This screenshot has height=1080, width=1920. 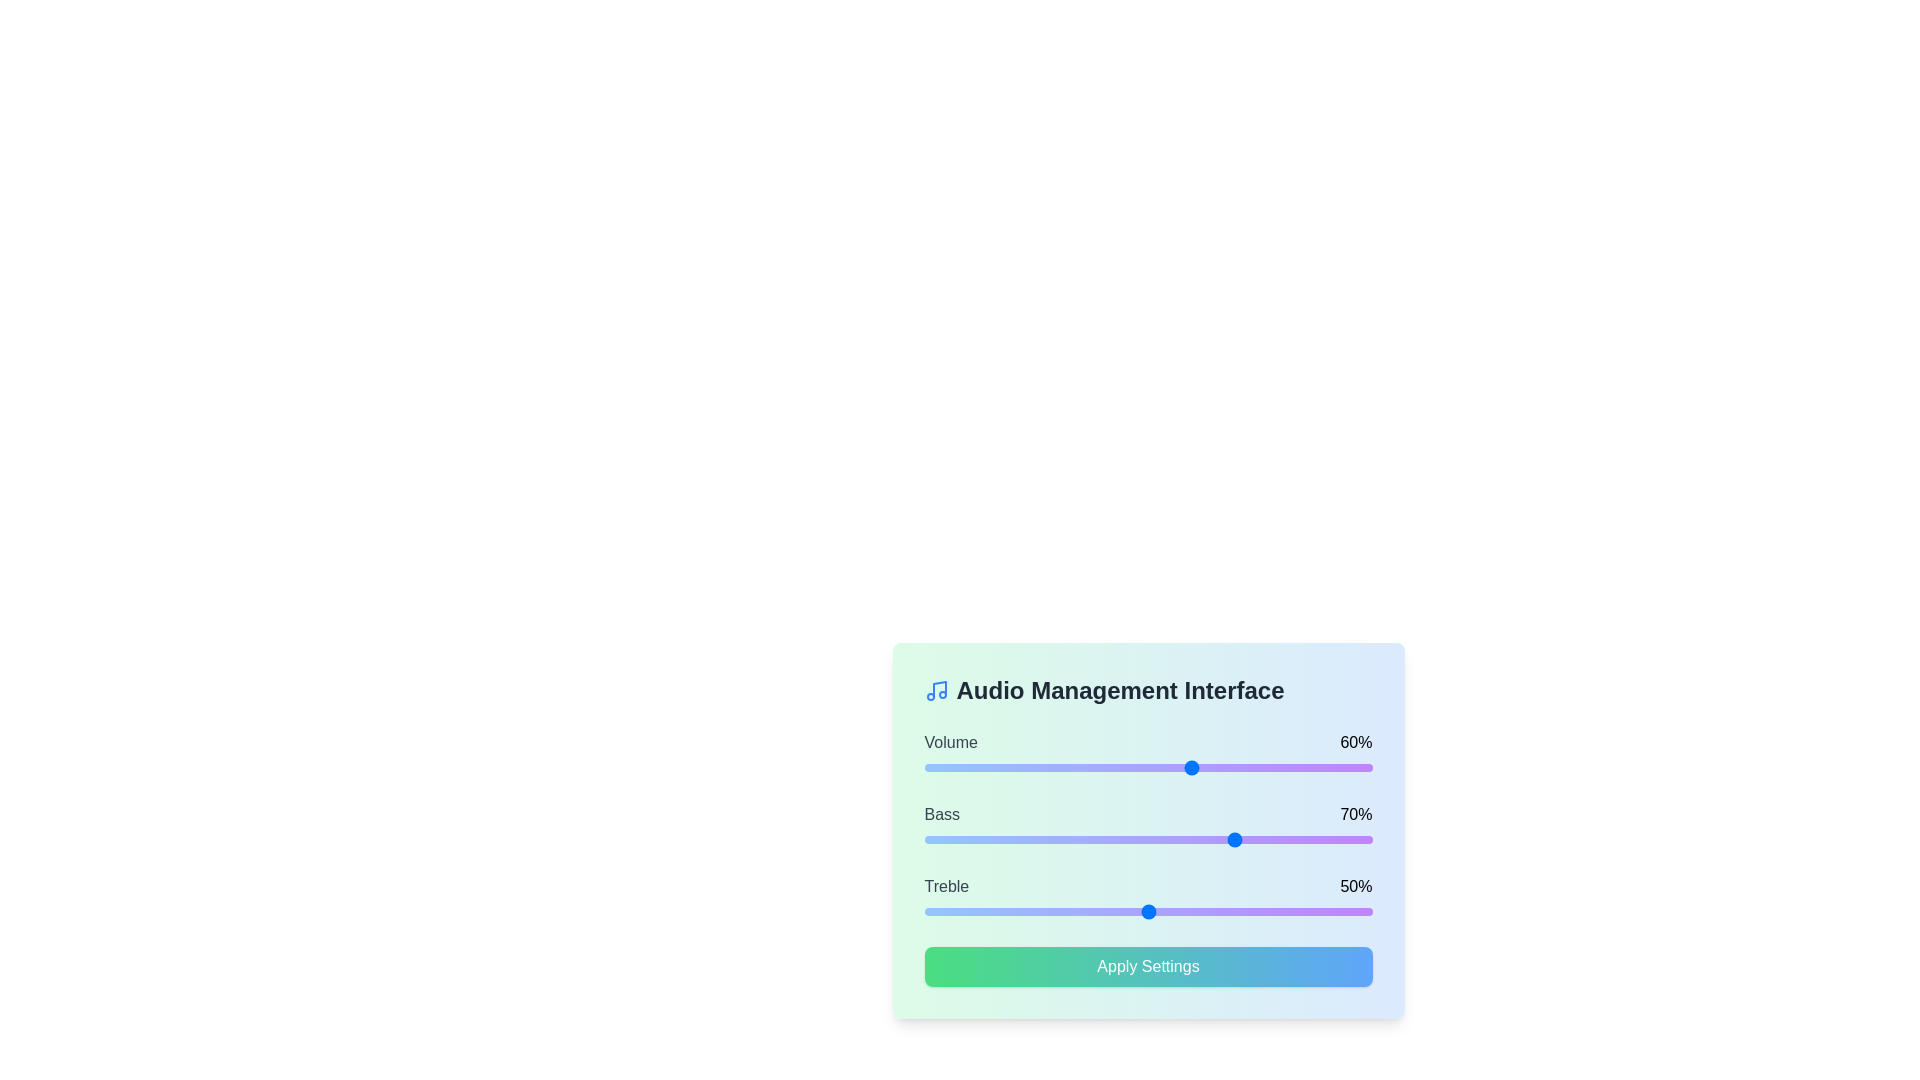 What do you see at coordinates (1089, 911) in the screenshot?
I see `the treble level` at bounding box center [1089, 911].